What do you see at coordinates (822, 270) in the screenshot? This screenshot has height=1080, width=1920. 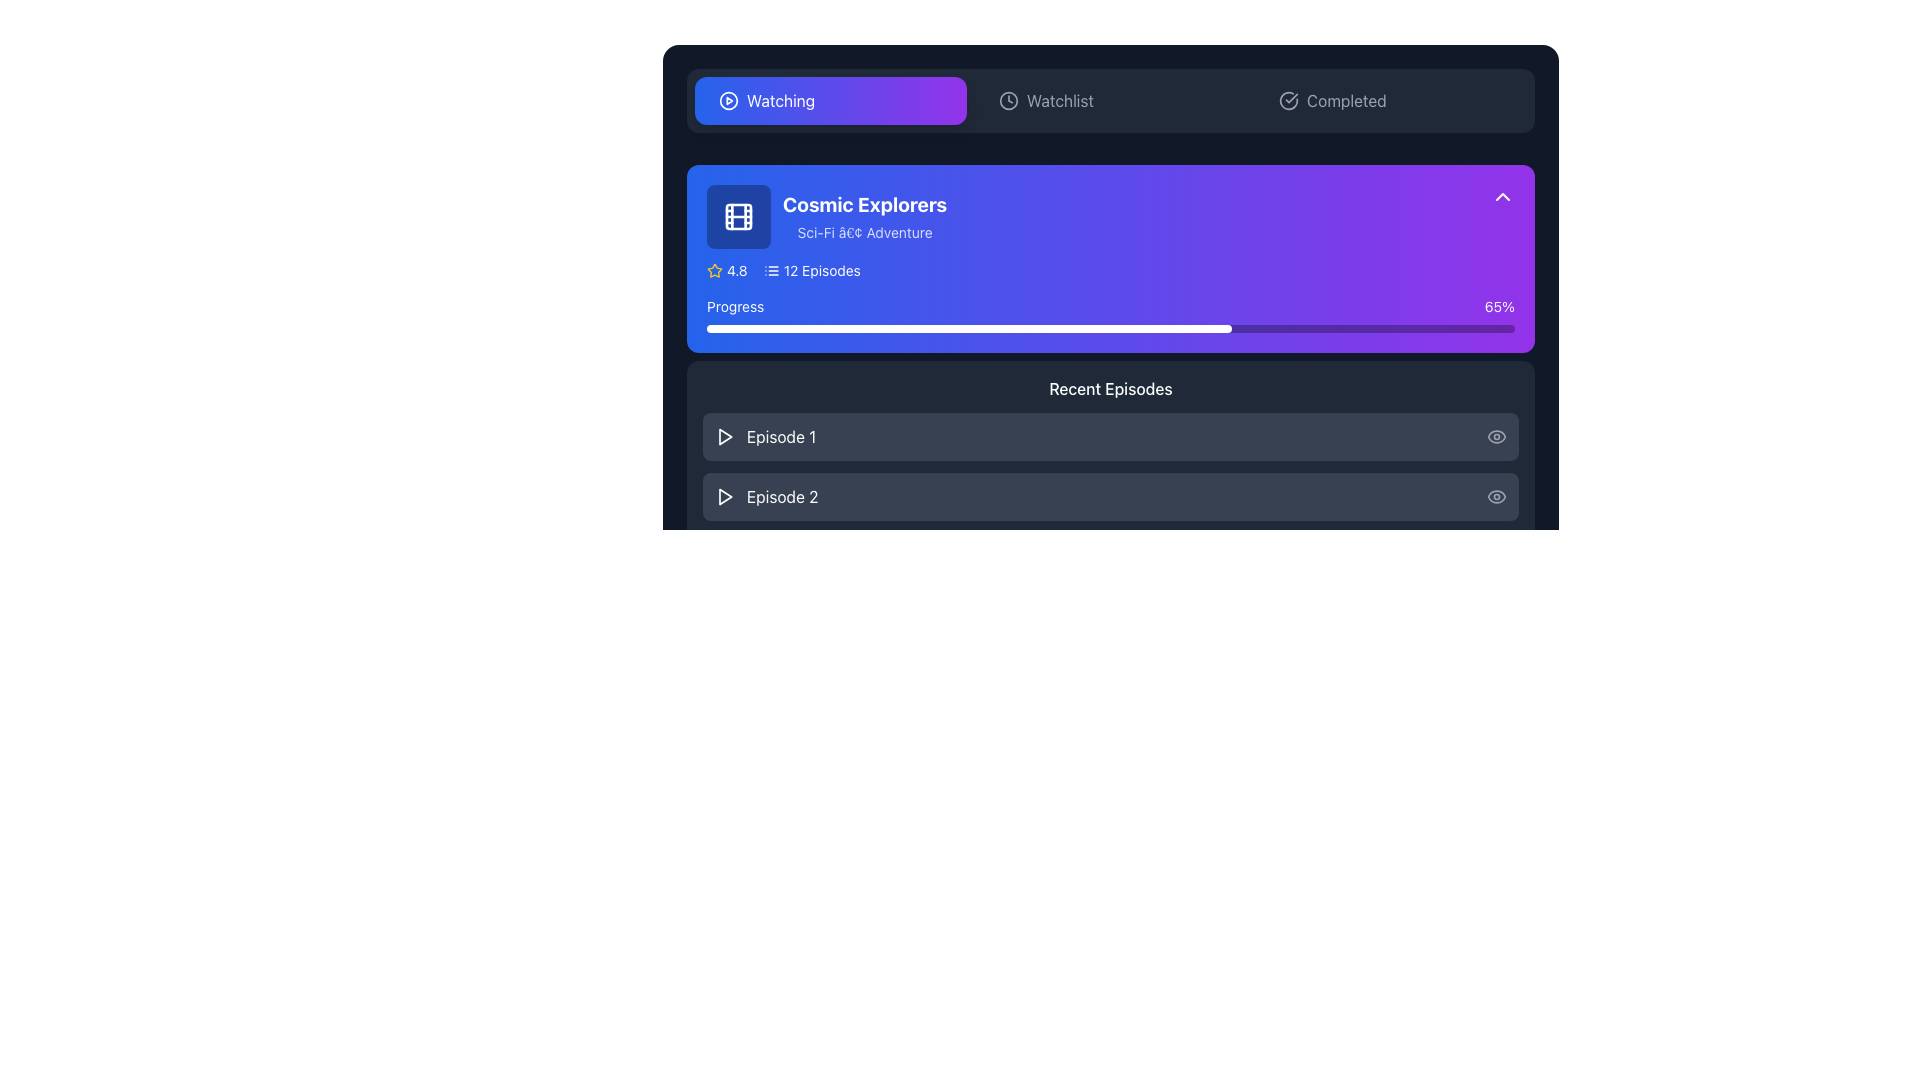 I see `the text label displaying '12 Episodes' in white font, located to the right of a ratings indicator and aligned with a list icon within the 'Cosmic Explorers' card` at bounding box center [822, 270].